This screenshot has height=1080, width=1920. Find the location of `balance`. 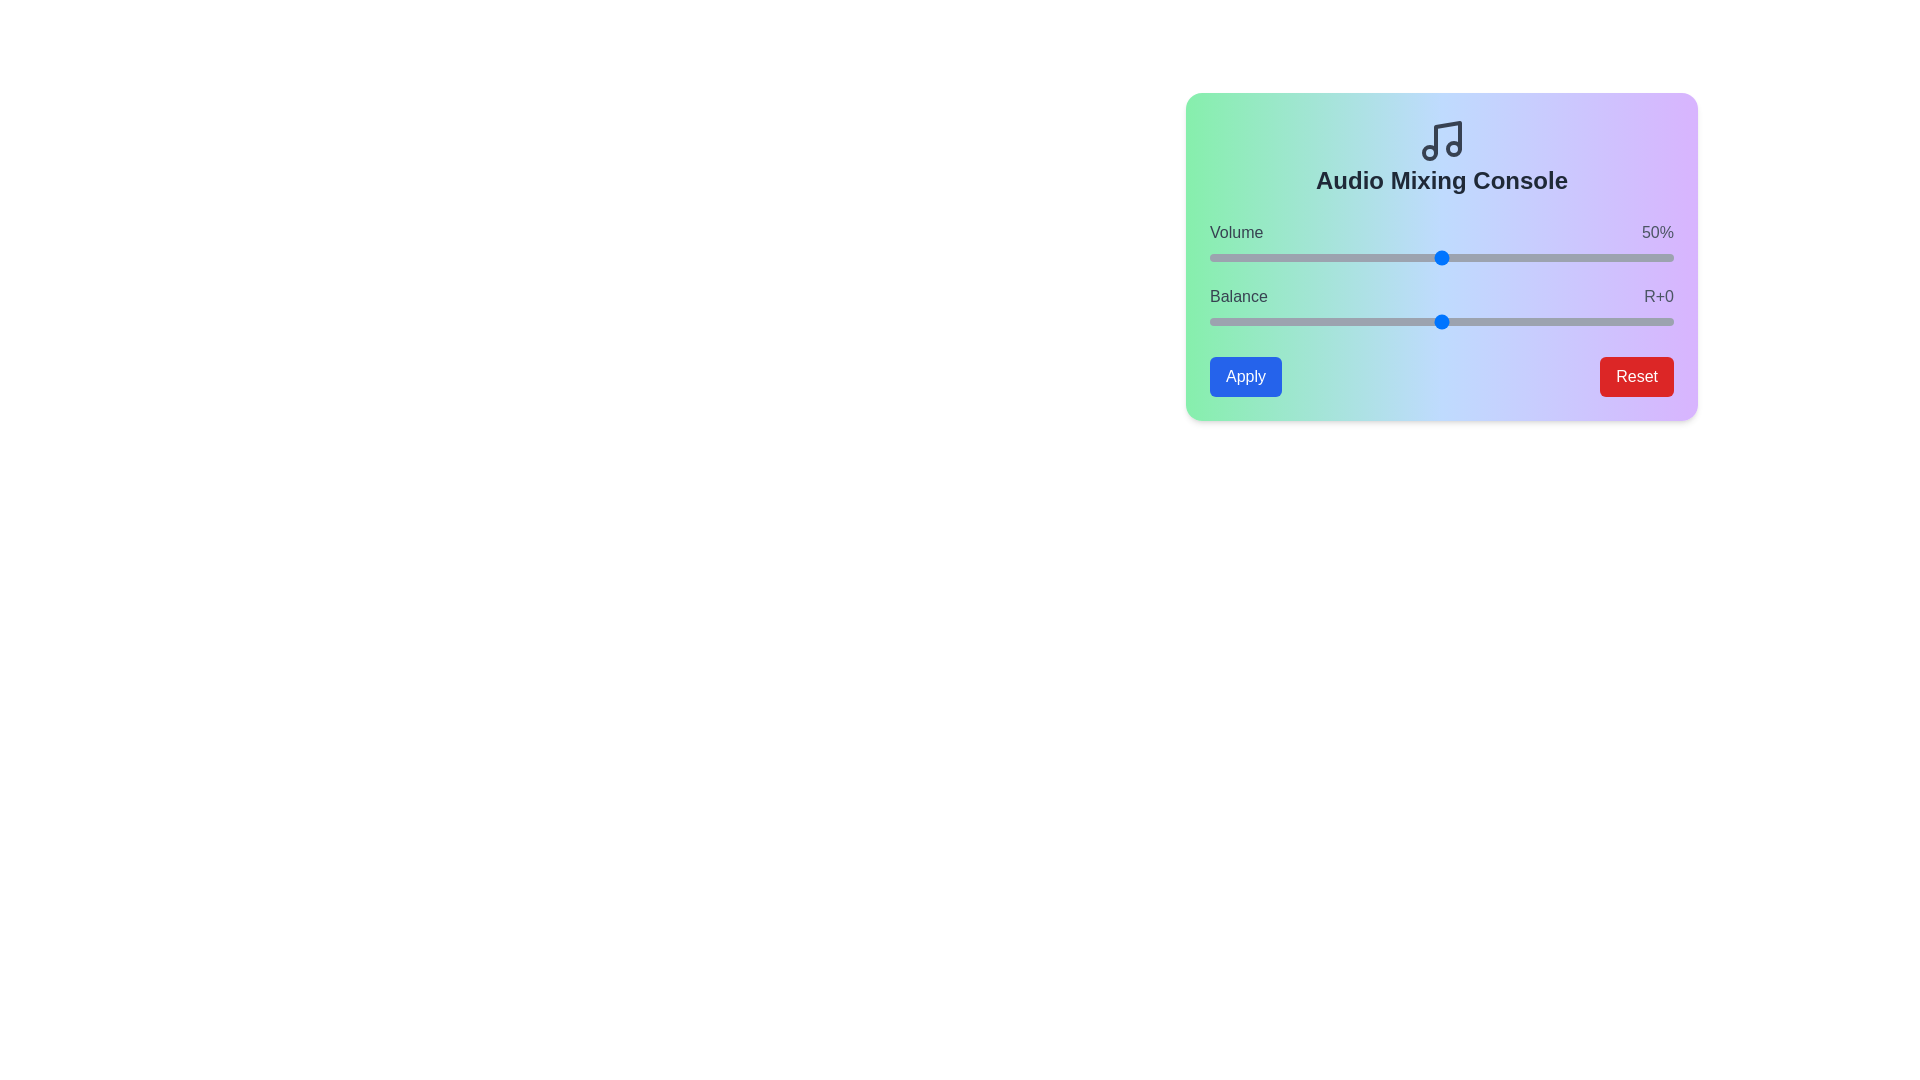

balance is located at coordinates (1598, 320).